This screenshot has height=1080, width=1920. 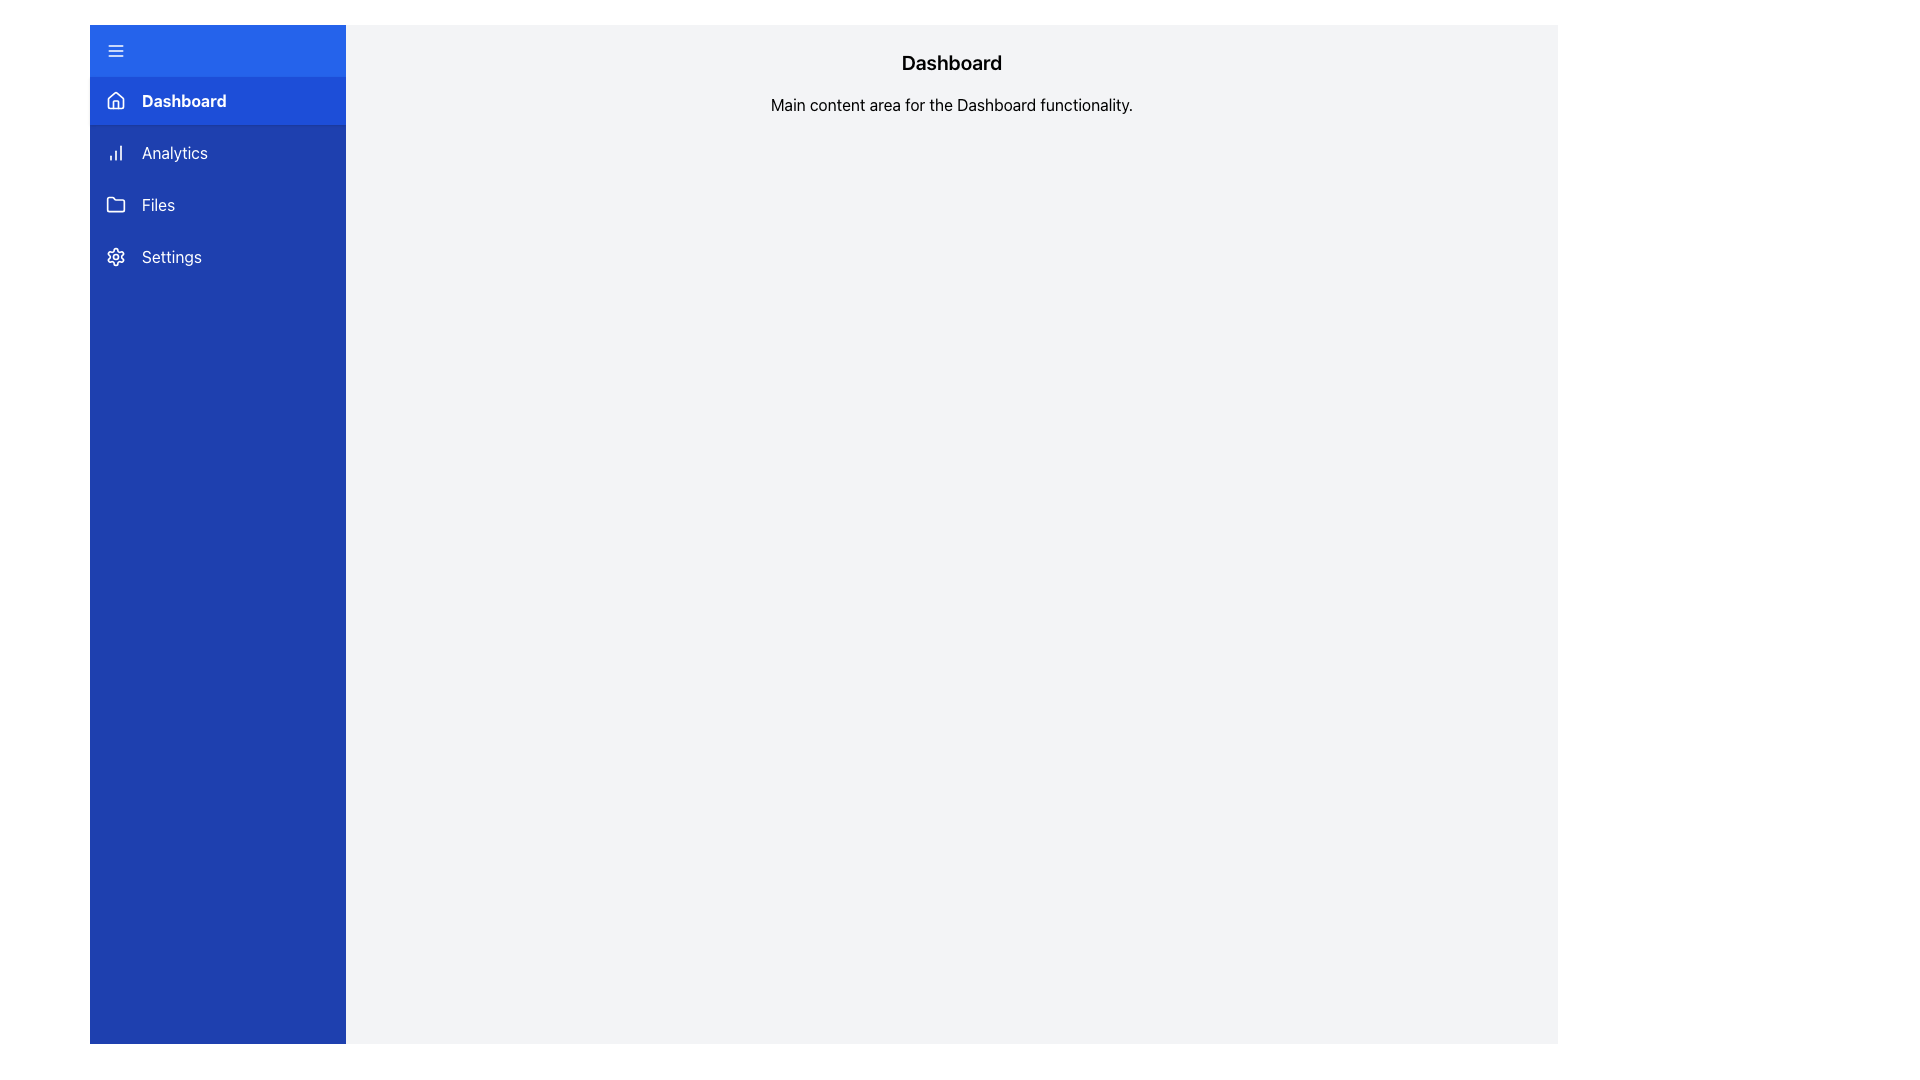 What do you see at coordinates (114, 152) in the screenshot?
I see `the bar chart icon element that is located to the left of the 'Analytics' text label in the vertical navigation menu` at bounding box center [114, 152].